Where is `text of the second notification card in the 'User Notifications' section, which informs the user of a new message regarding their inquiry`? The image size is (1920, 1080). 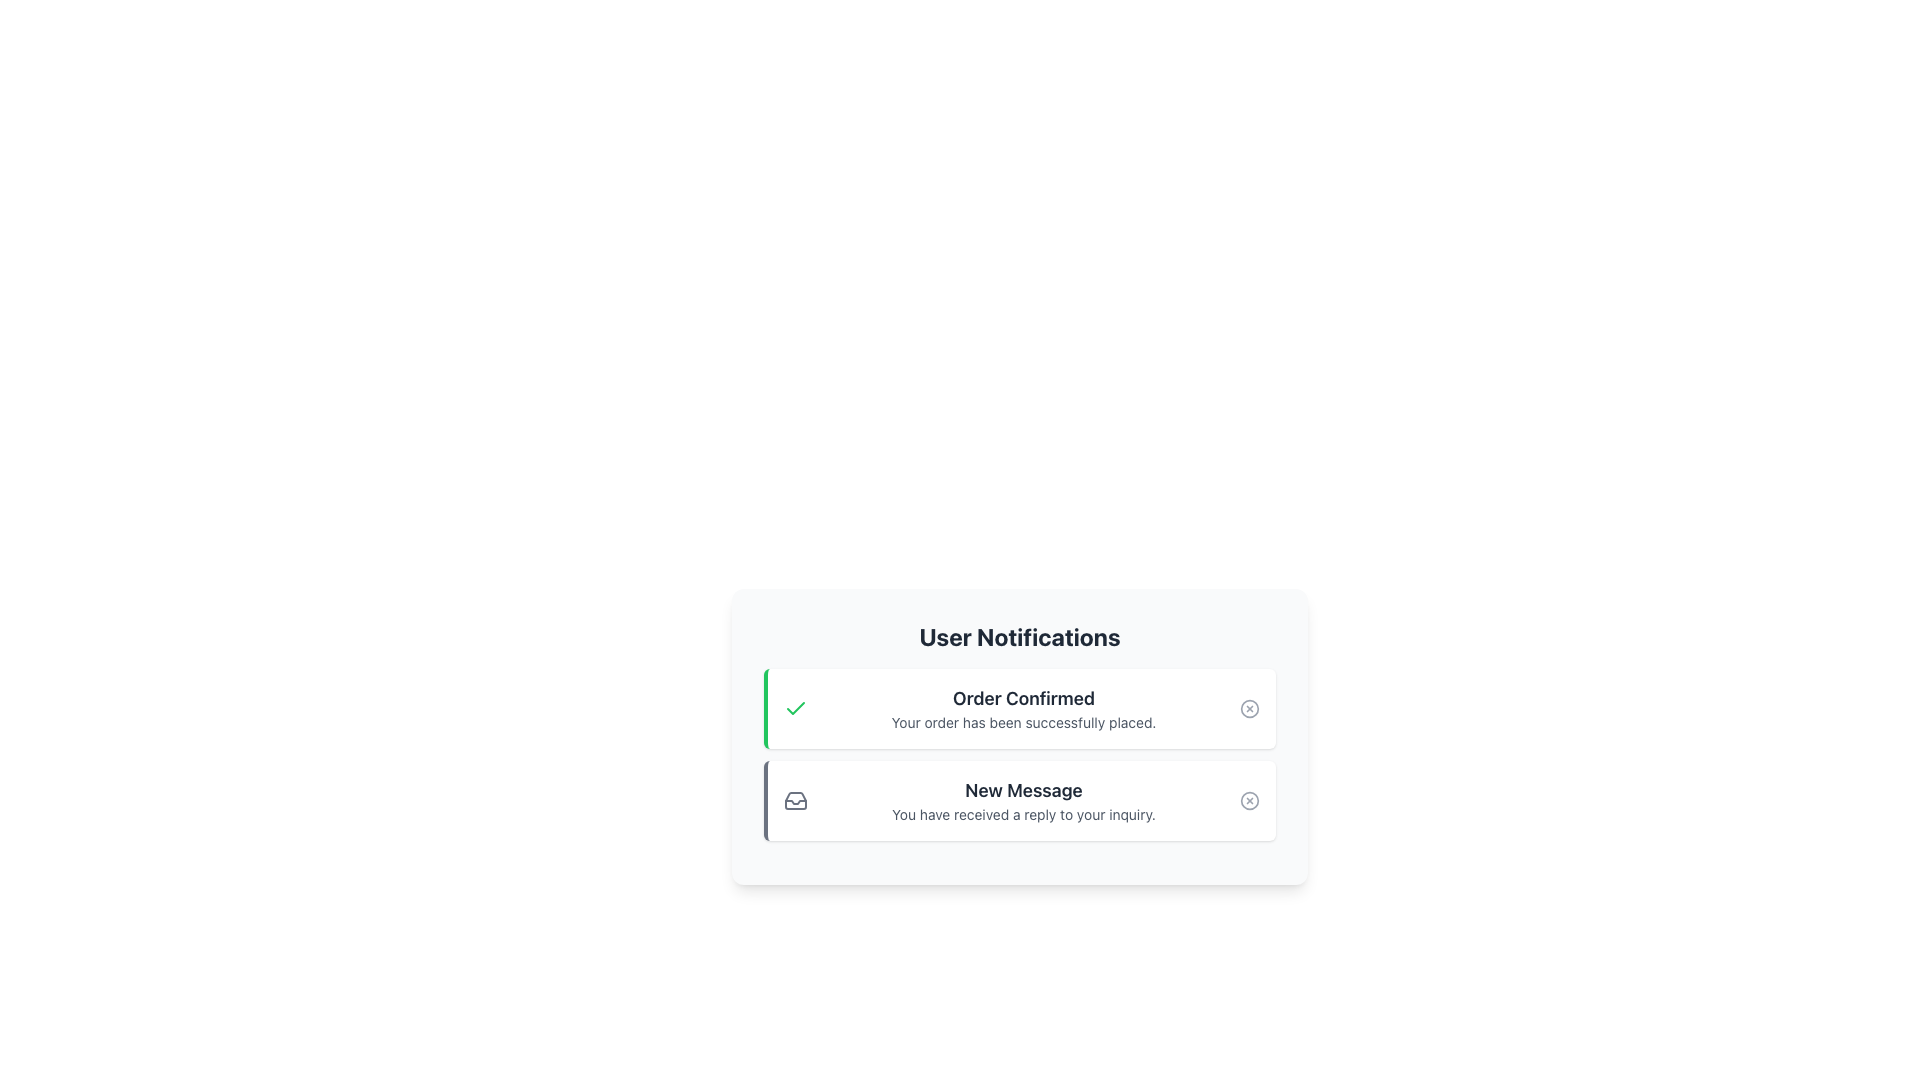
text of the second notification card in the 'User Notifications' section, which informs the user of a new message regarding their inquiry is located at coordinates (1019, 800).